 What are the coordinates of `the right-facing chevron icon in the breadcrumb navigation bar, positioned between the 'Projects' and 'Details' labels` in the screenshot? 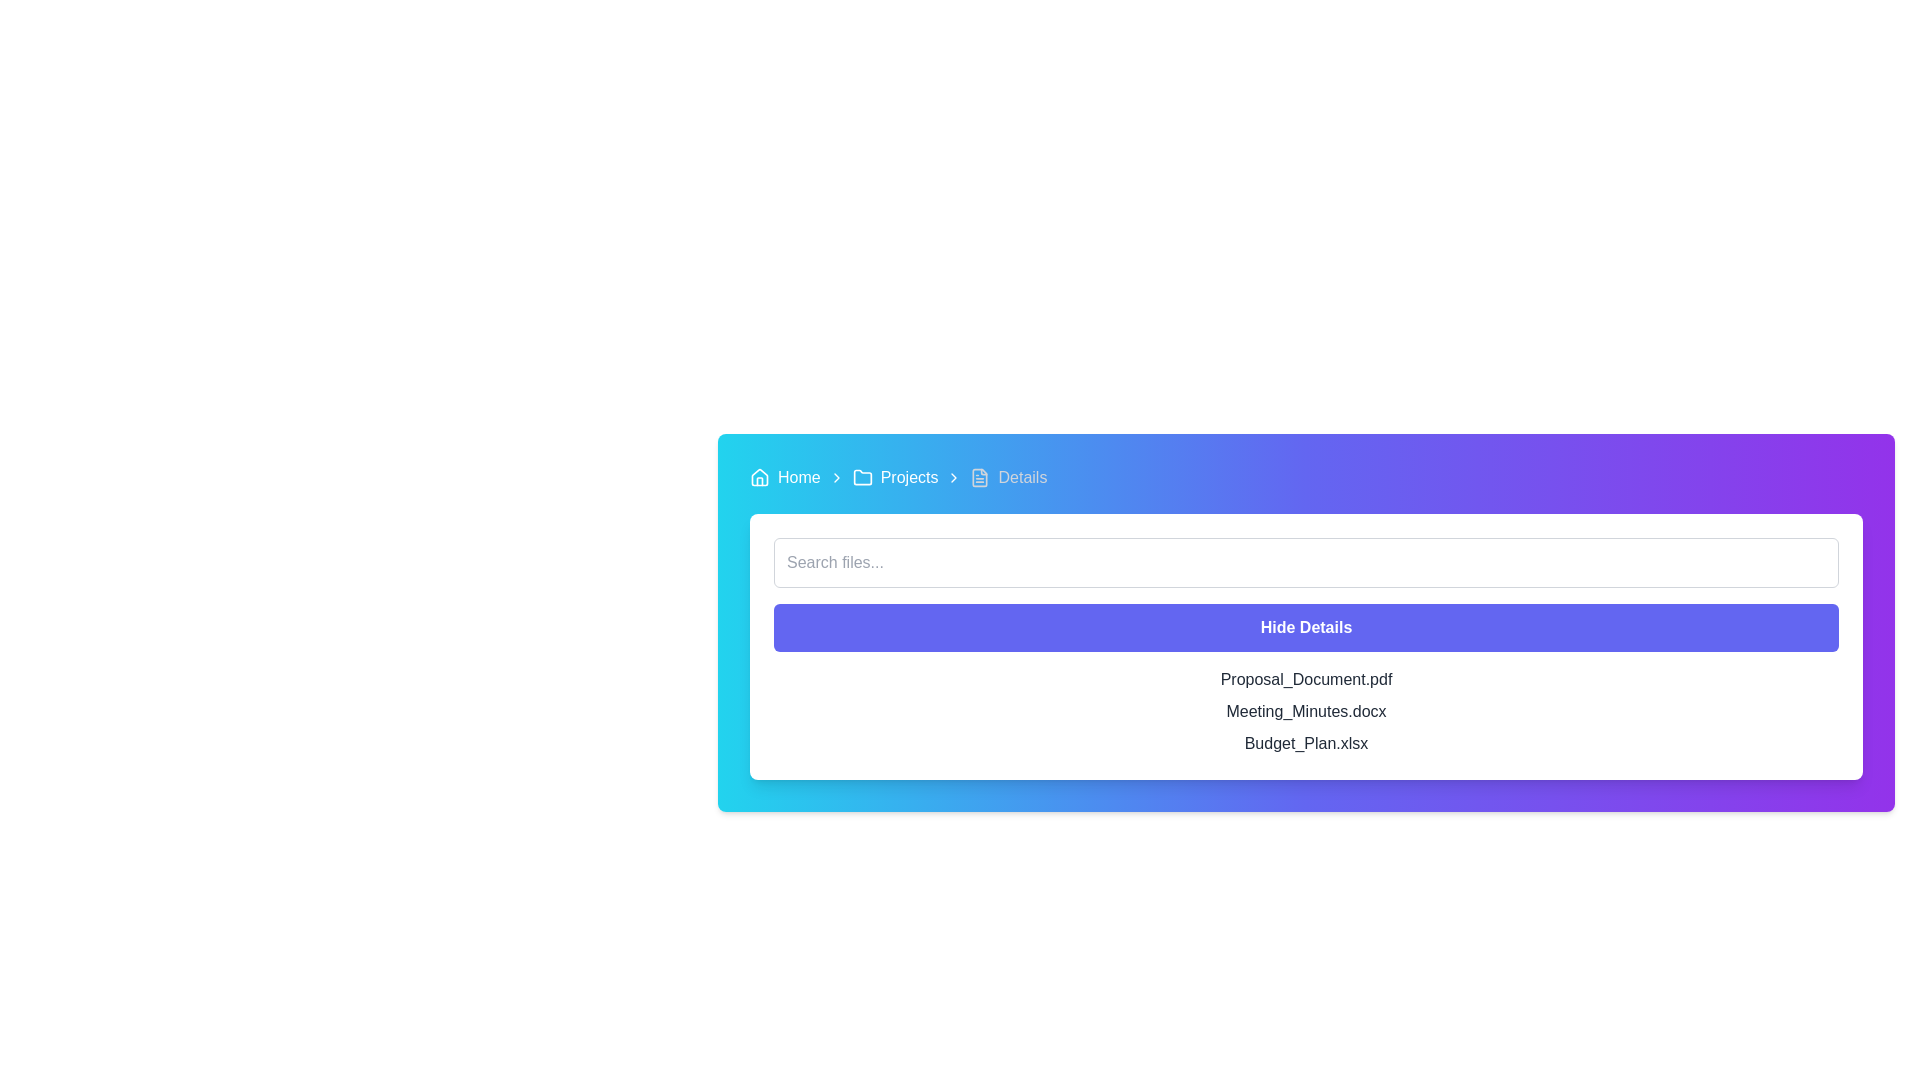 It's located at (953, 478).